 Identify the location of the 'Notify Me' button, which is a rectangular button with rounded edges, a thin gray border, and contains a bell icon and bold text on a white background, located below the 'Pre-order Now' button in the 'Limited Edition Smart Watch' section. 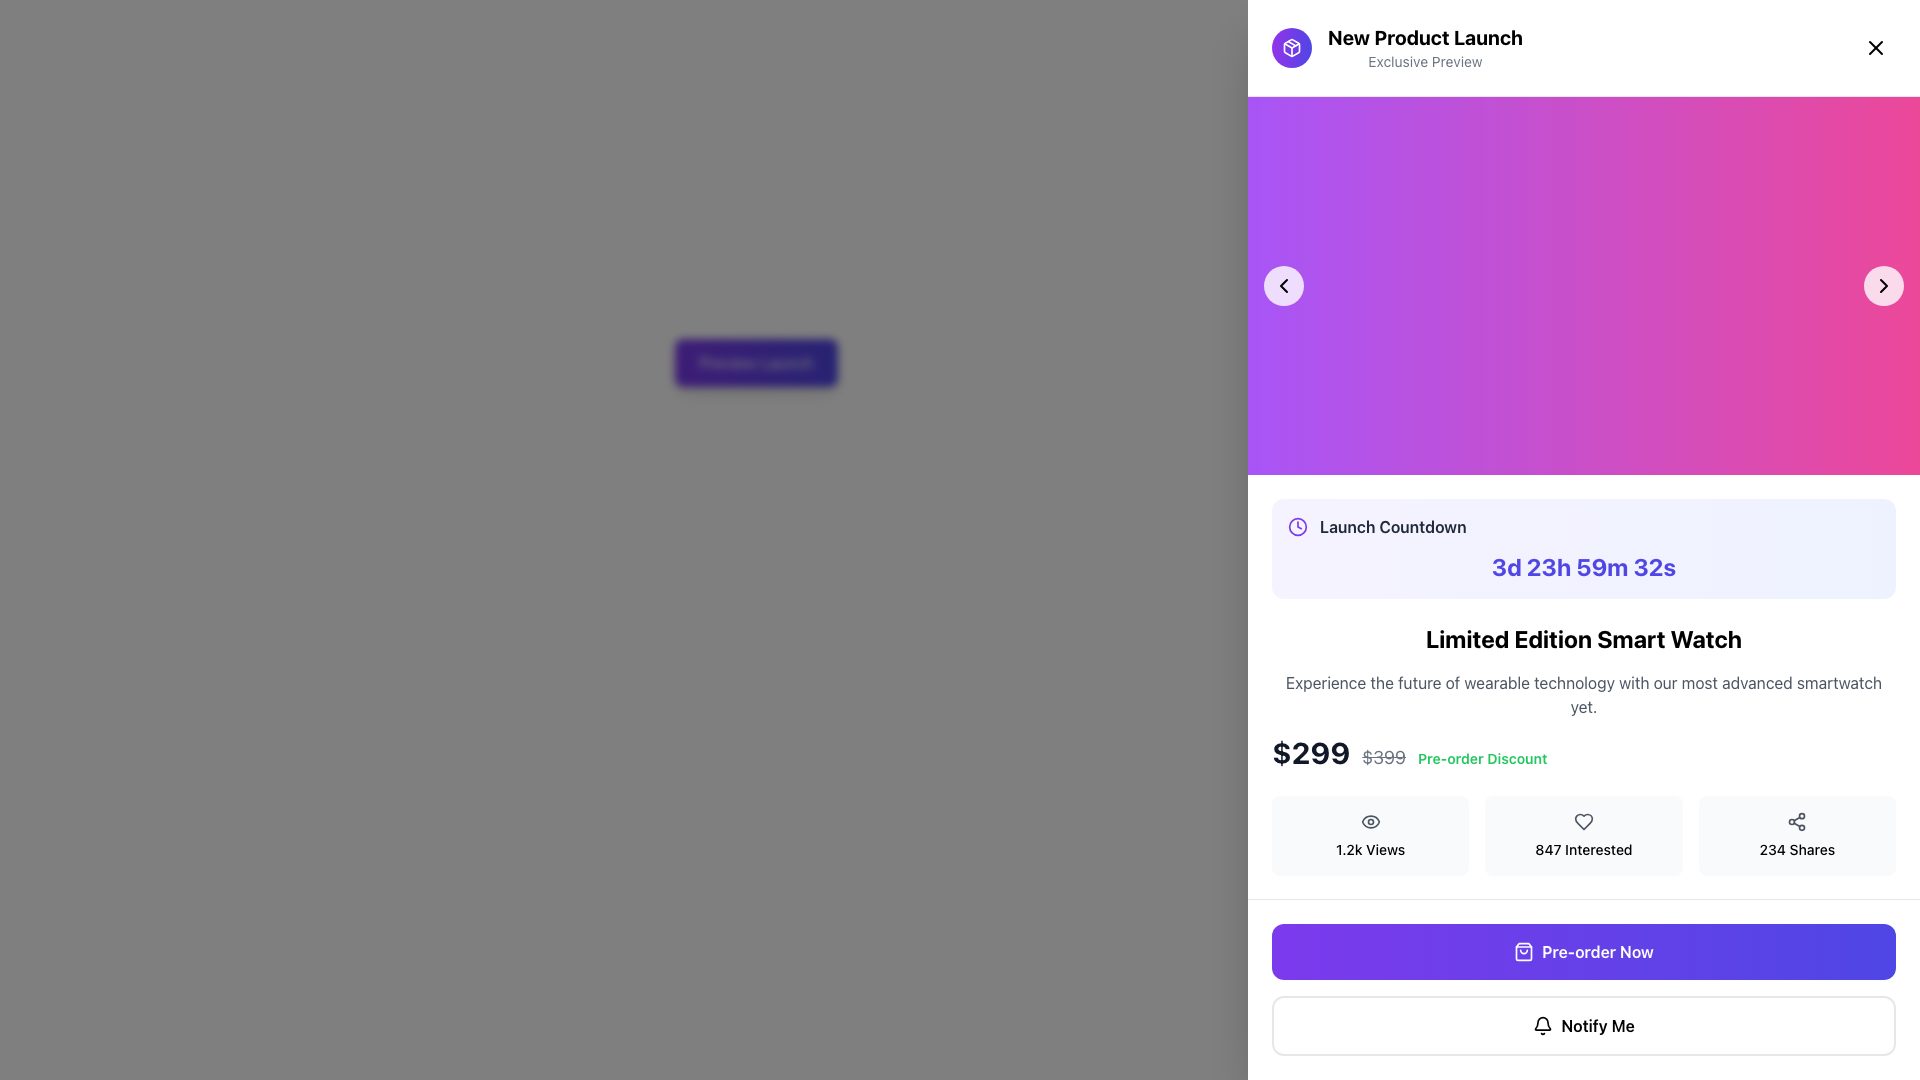
(1583, 1026).